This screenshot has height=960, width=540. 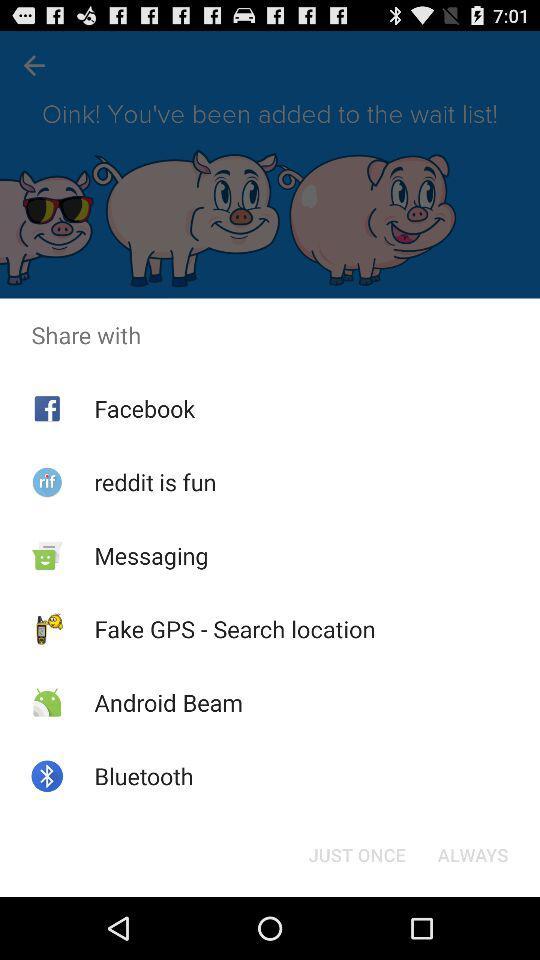 What do you see at coordinates (154, 481) in the screenshot?
I see `the reddit is fun` at bounding box center [154, 481].